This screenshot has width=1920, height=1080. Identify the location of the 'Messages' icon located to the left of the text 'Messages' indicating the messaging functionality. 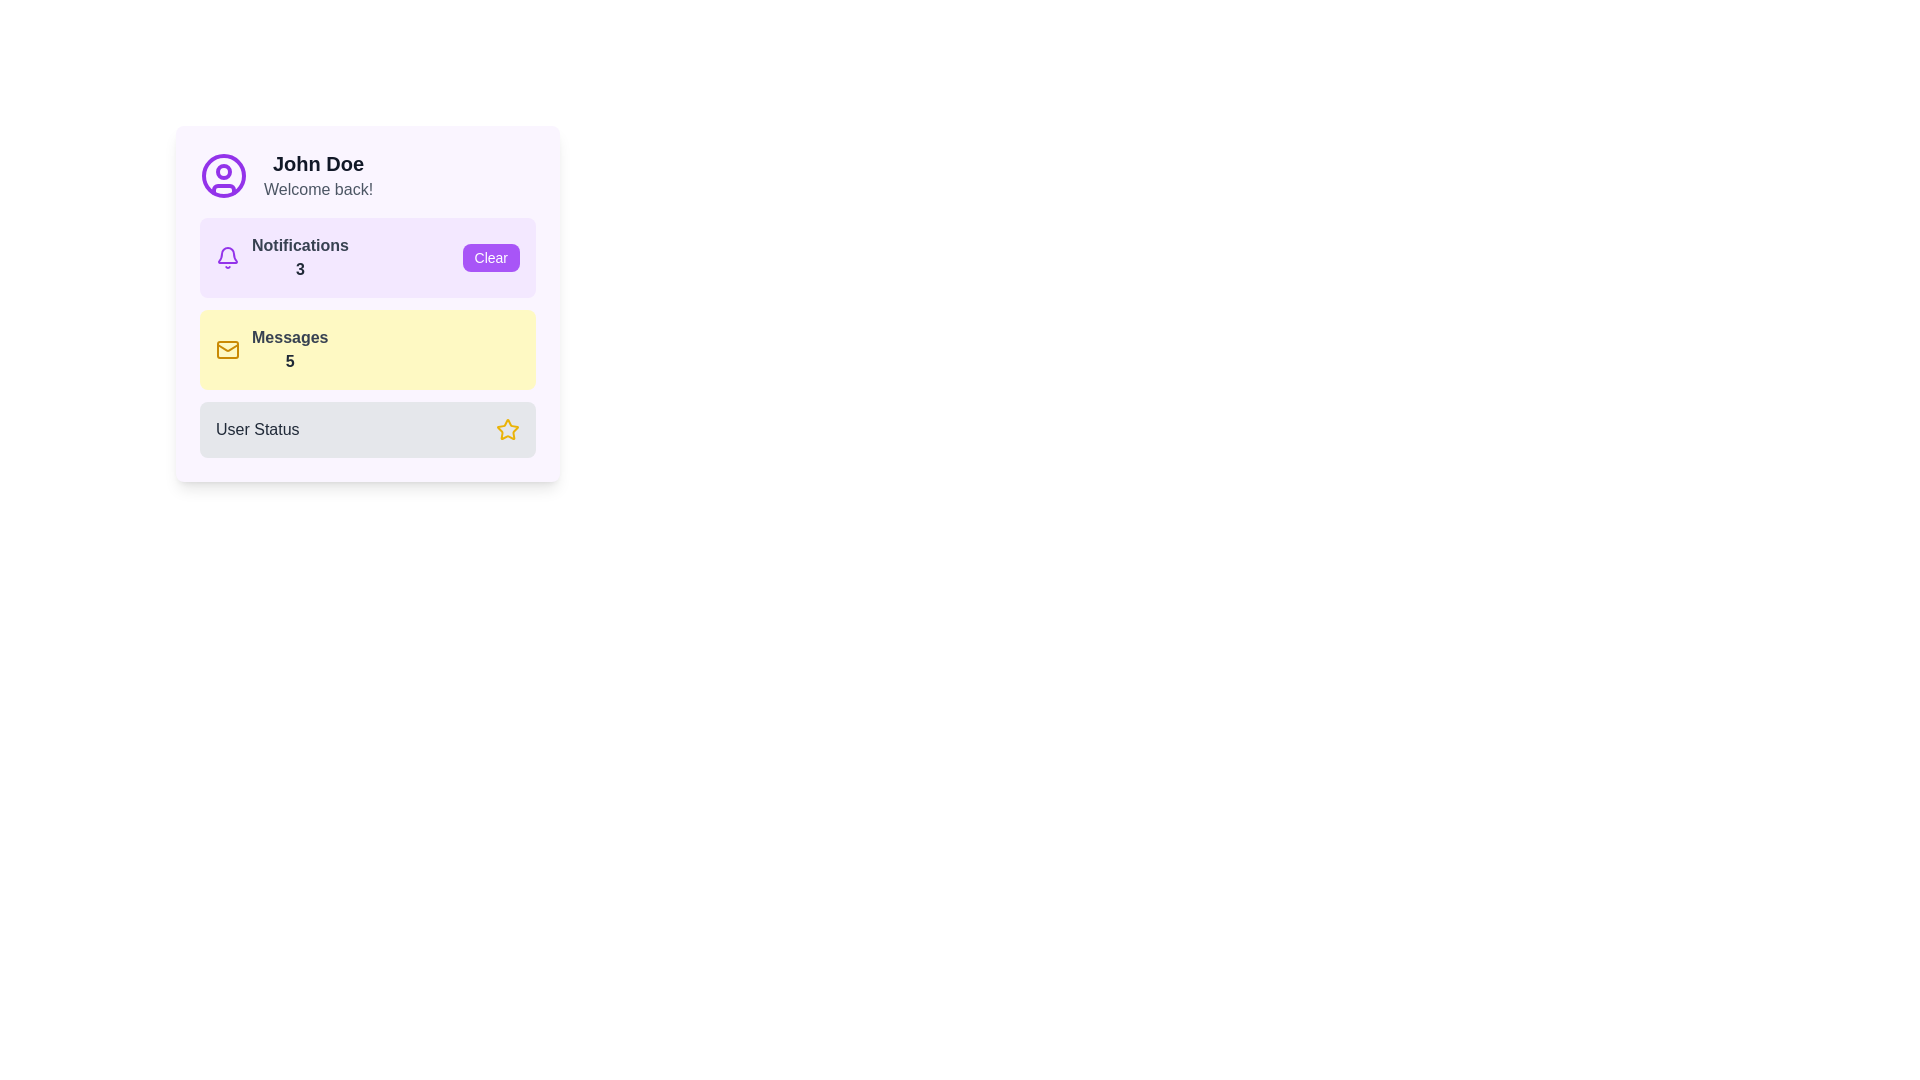
(227, 349).